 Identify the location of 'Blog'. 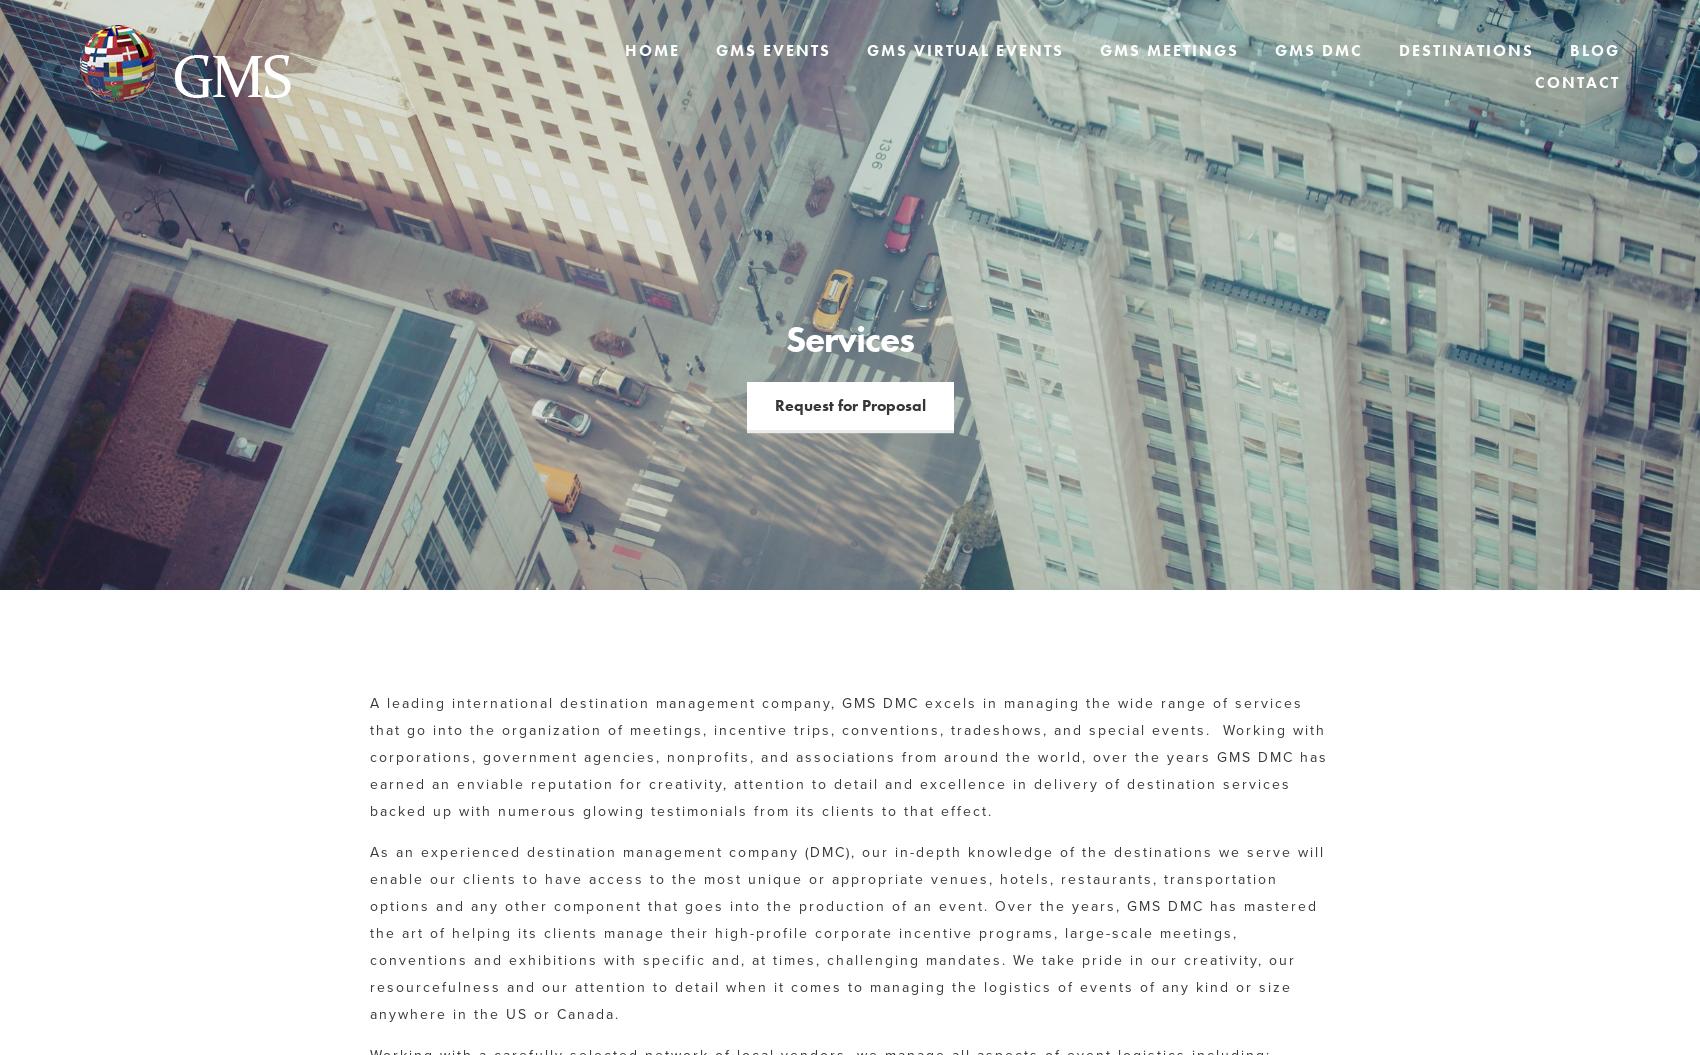
(1594, 50).